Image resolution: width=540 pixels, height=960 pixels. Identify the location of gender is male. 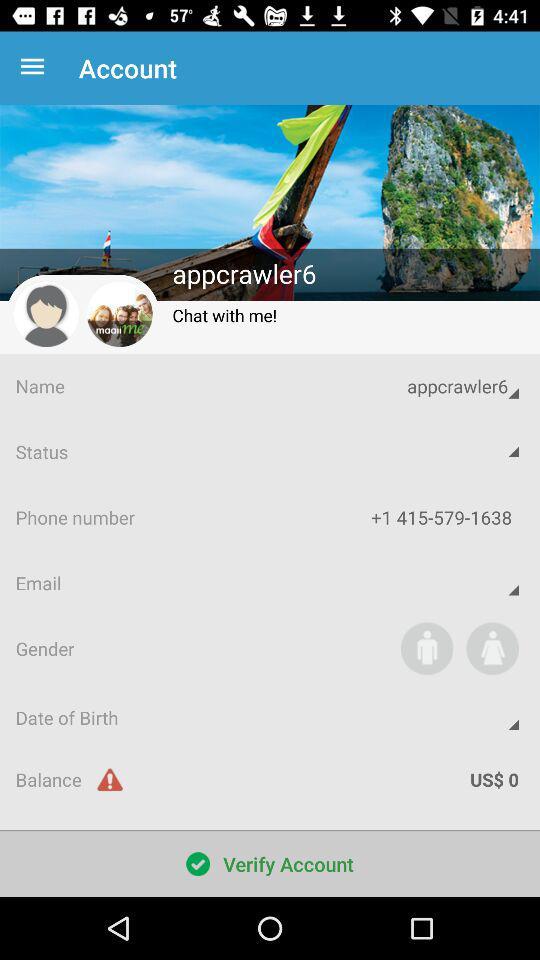
(426, 647).